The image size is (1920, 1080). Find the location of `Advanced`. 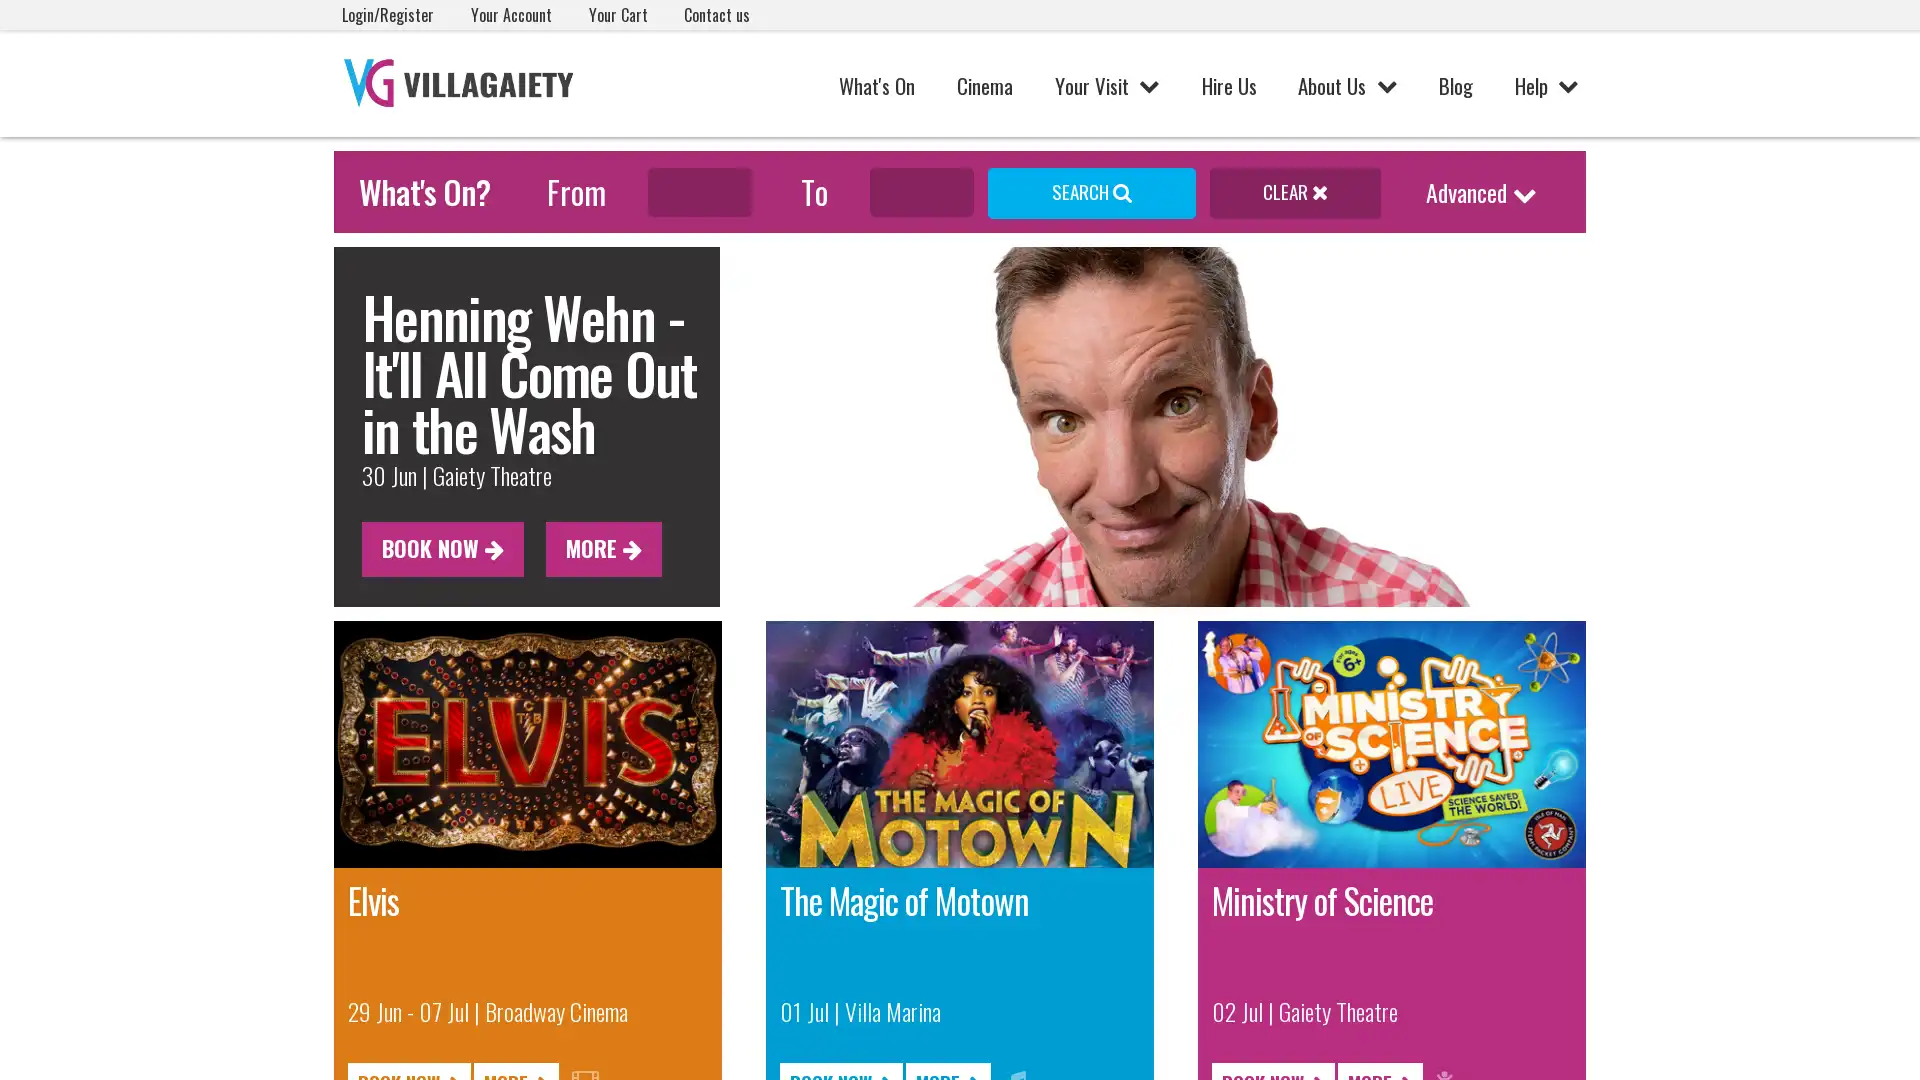

Advanced is located at coordinates (1480, 192).